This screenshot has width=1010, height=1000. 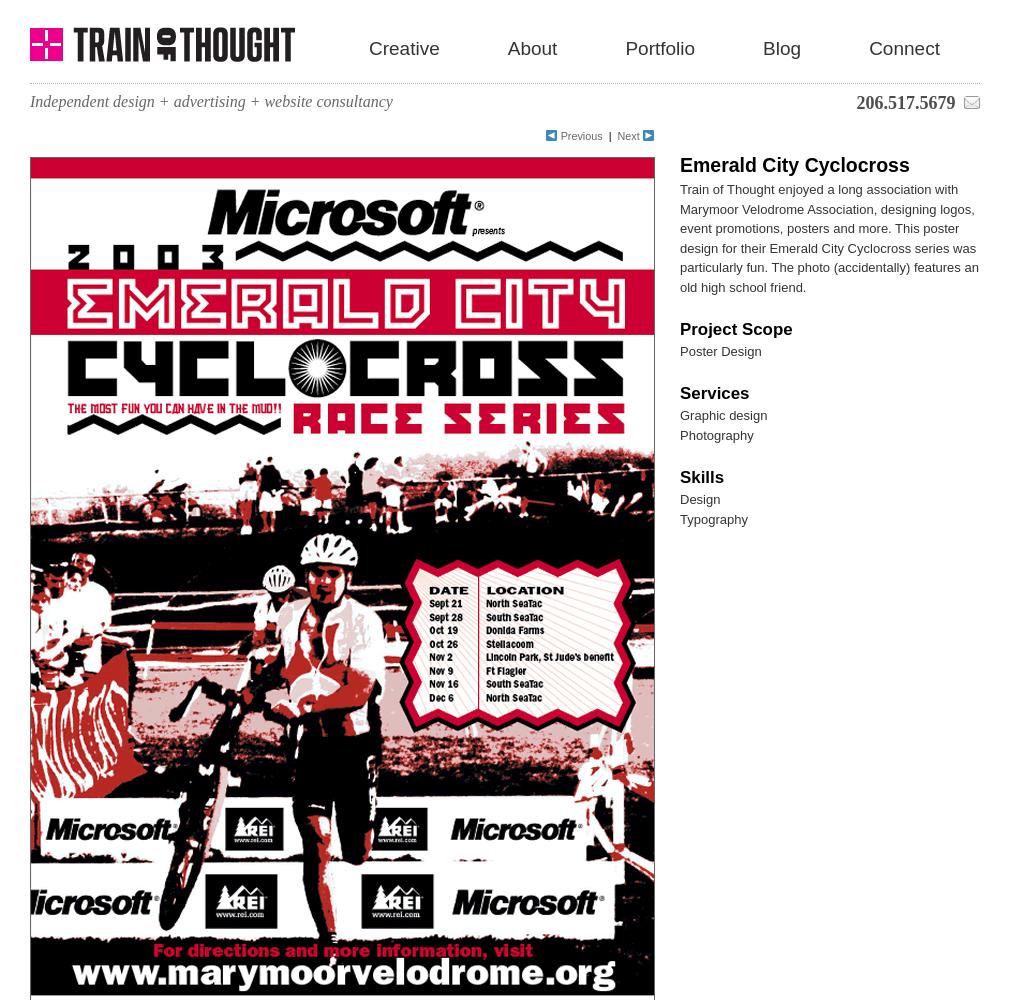 I want to click on 'Poster Design', so click(x=719, y=350).